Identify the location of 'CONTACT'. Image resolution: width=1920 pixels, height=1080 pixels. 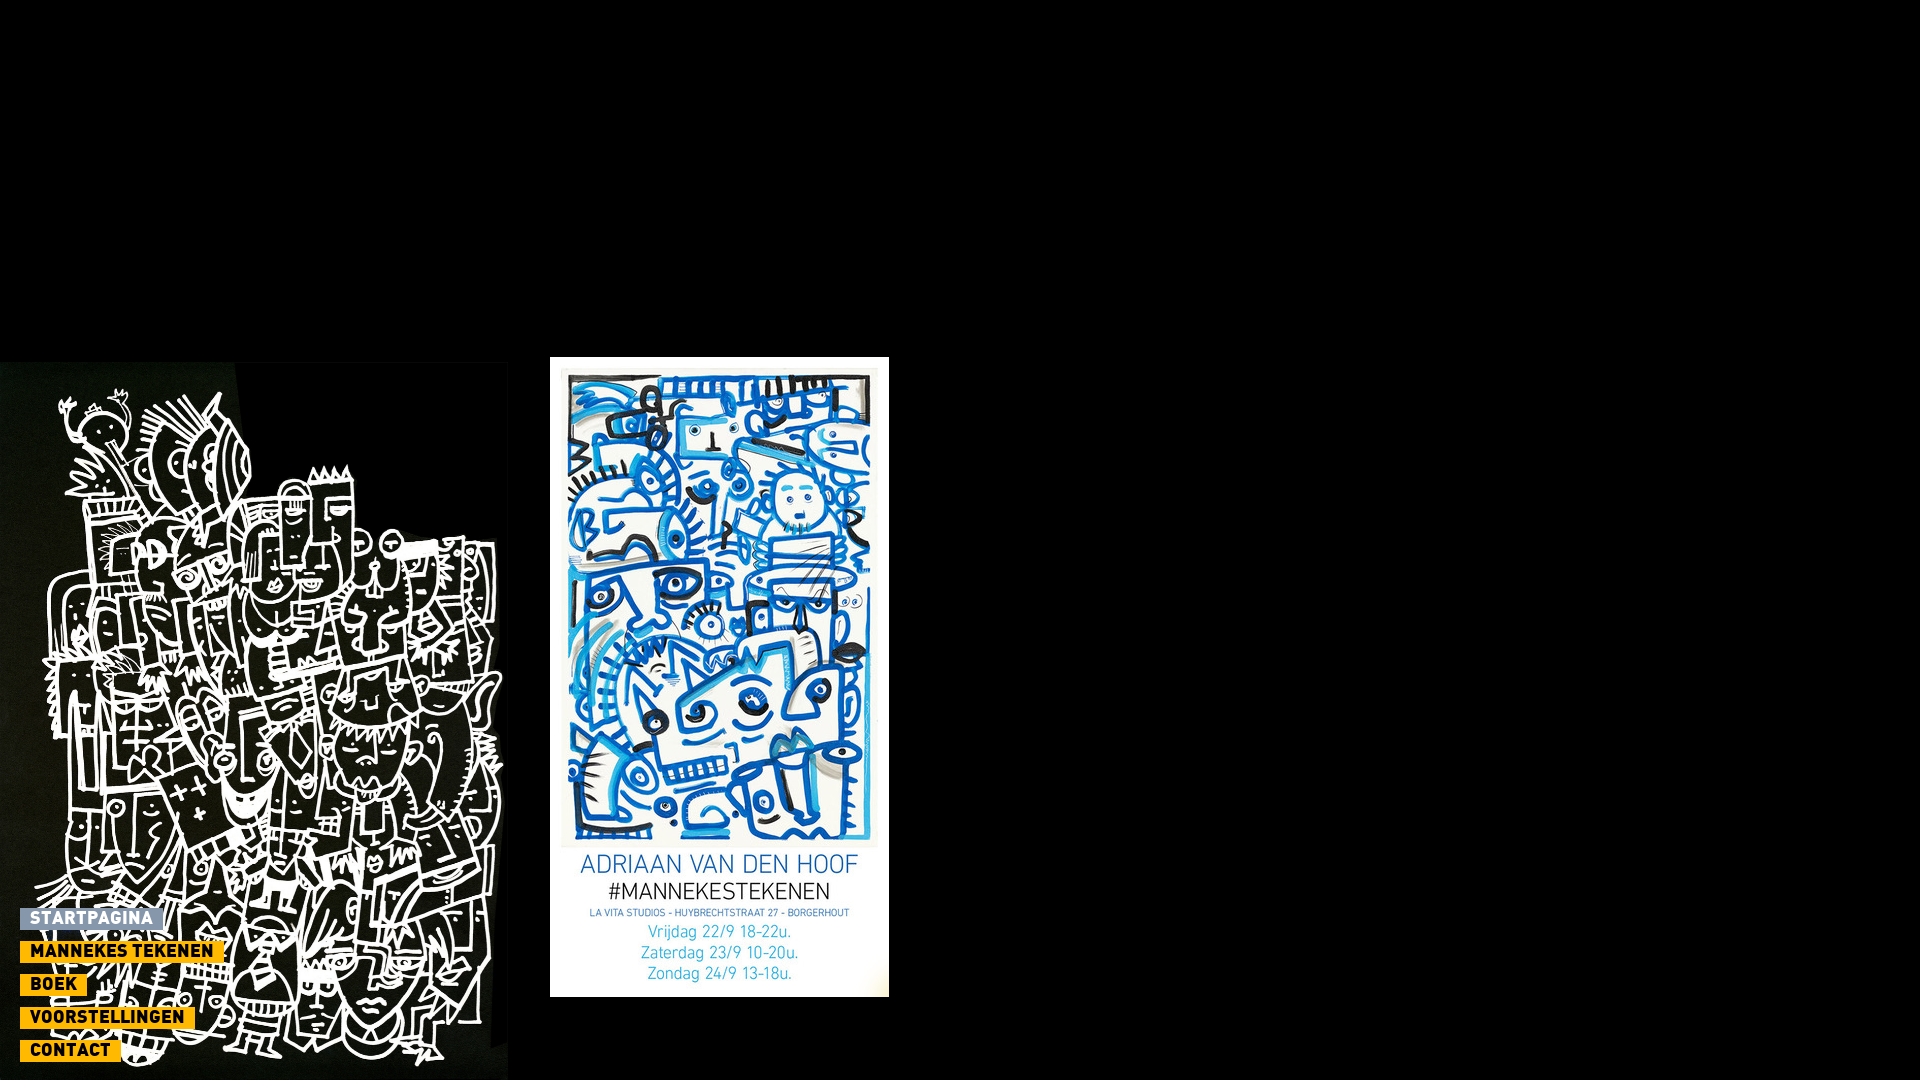
(70, 1049).